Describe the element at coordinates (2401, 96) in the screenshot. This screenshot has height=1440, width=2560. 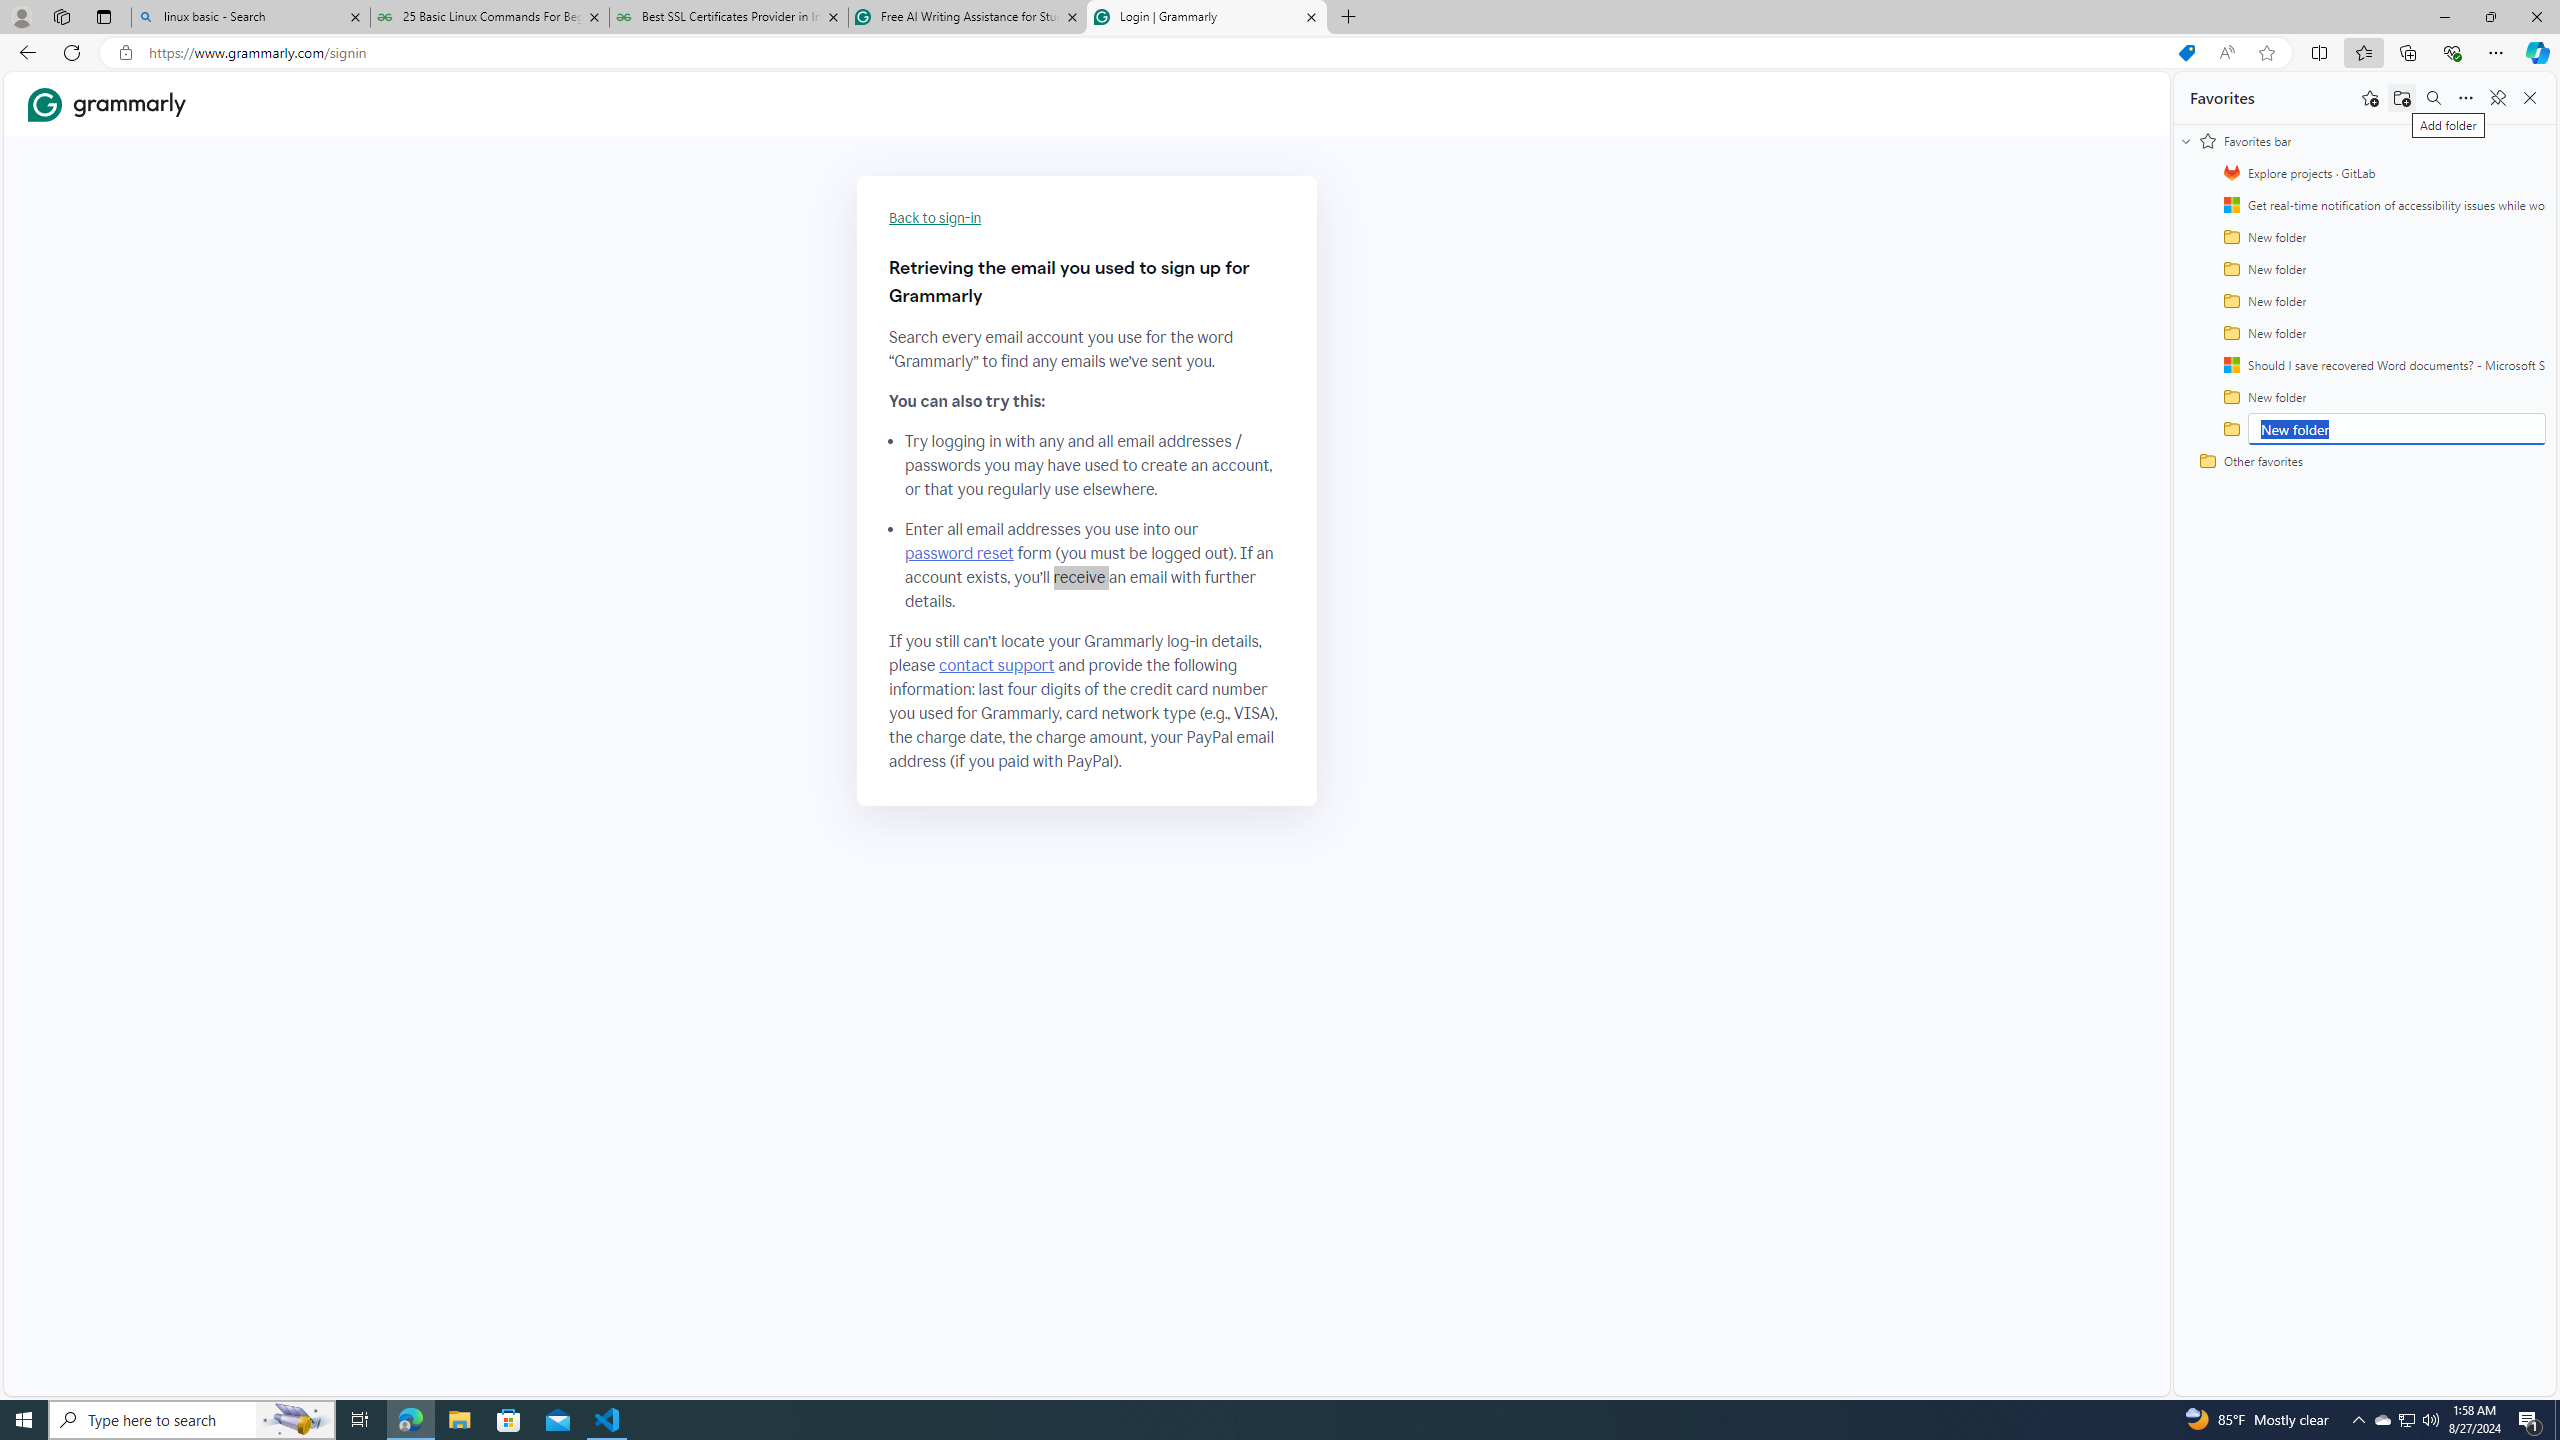
I see `'Add folder'` at that location.